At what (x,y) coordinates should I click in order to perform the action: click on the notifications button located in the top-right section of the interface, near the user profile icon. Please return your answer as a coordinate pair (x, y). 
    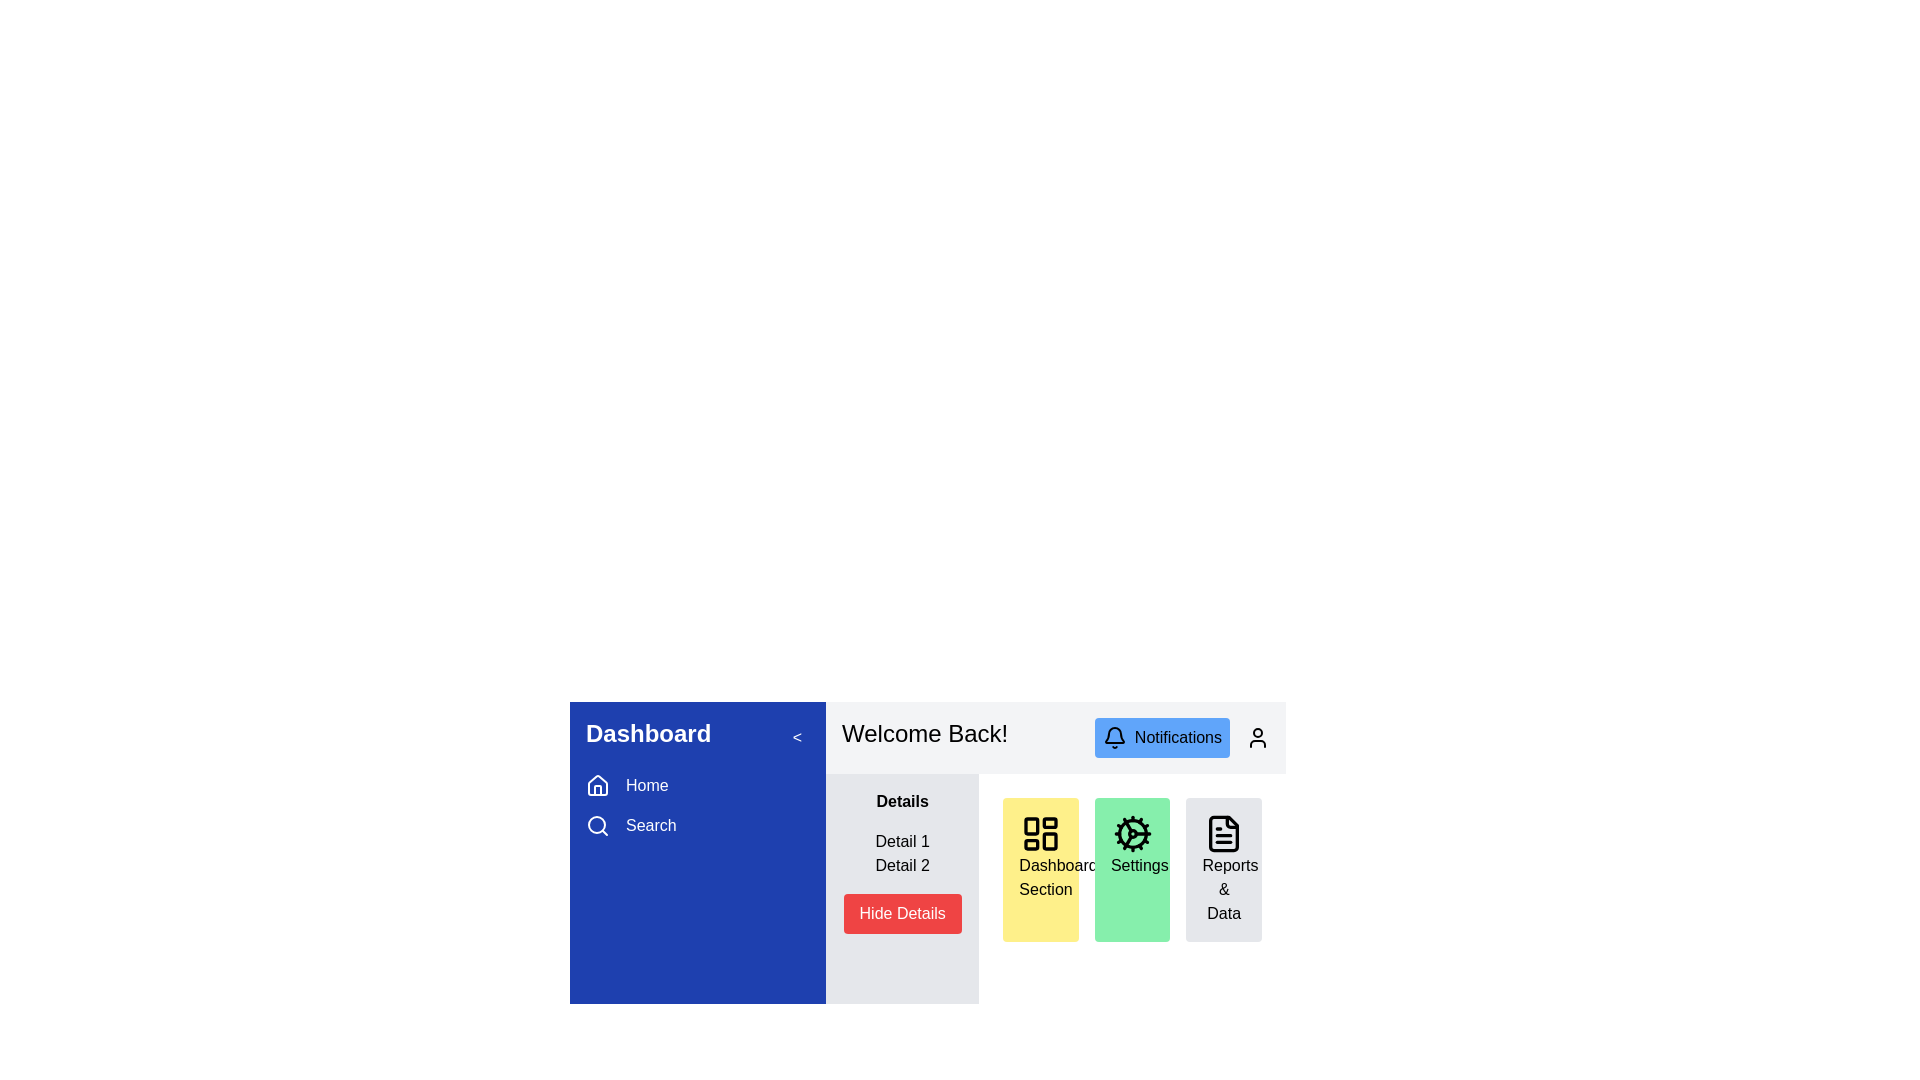
    Looking at the image, I should click on (1162, 737).